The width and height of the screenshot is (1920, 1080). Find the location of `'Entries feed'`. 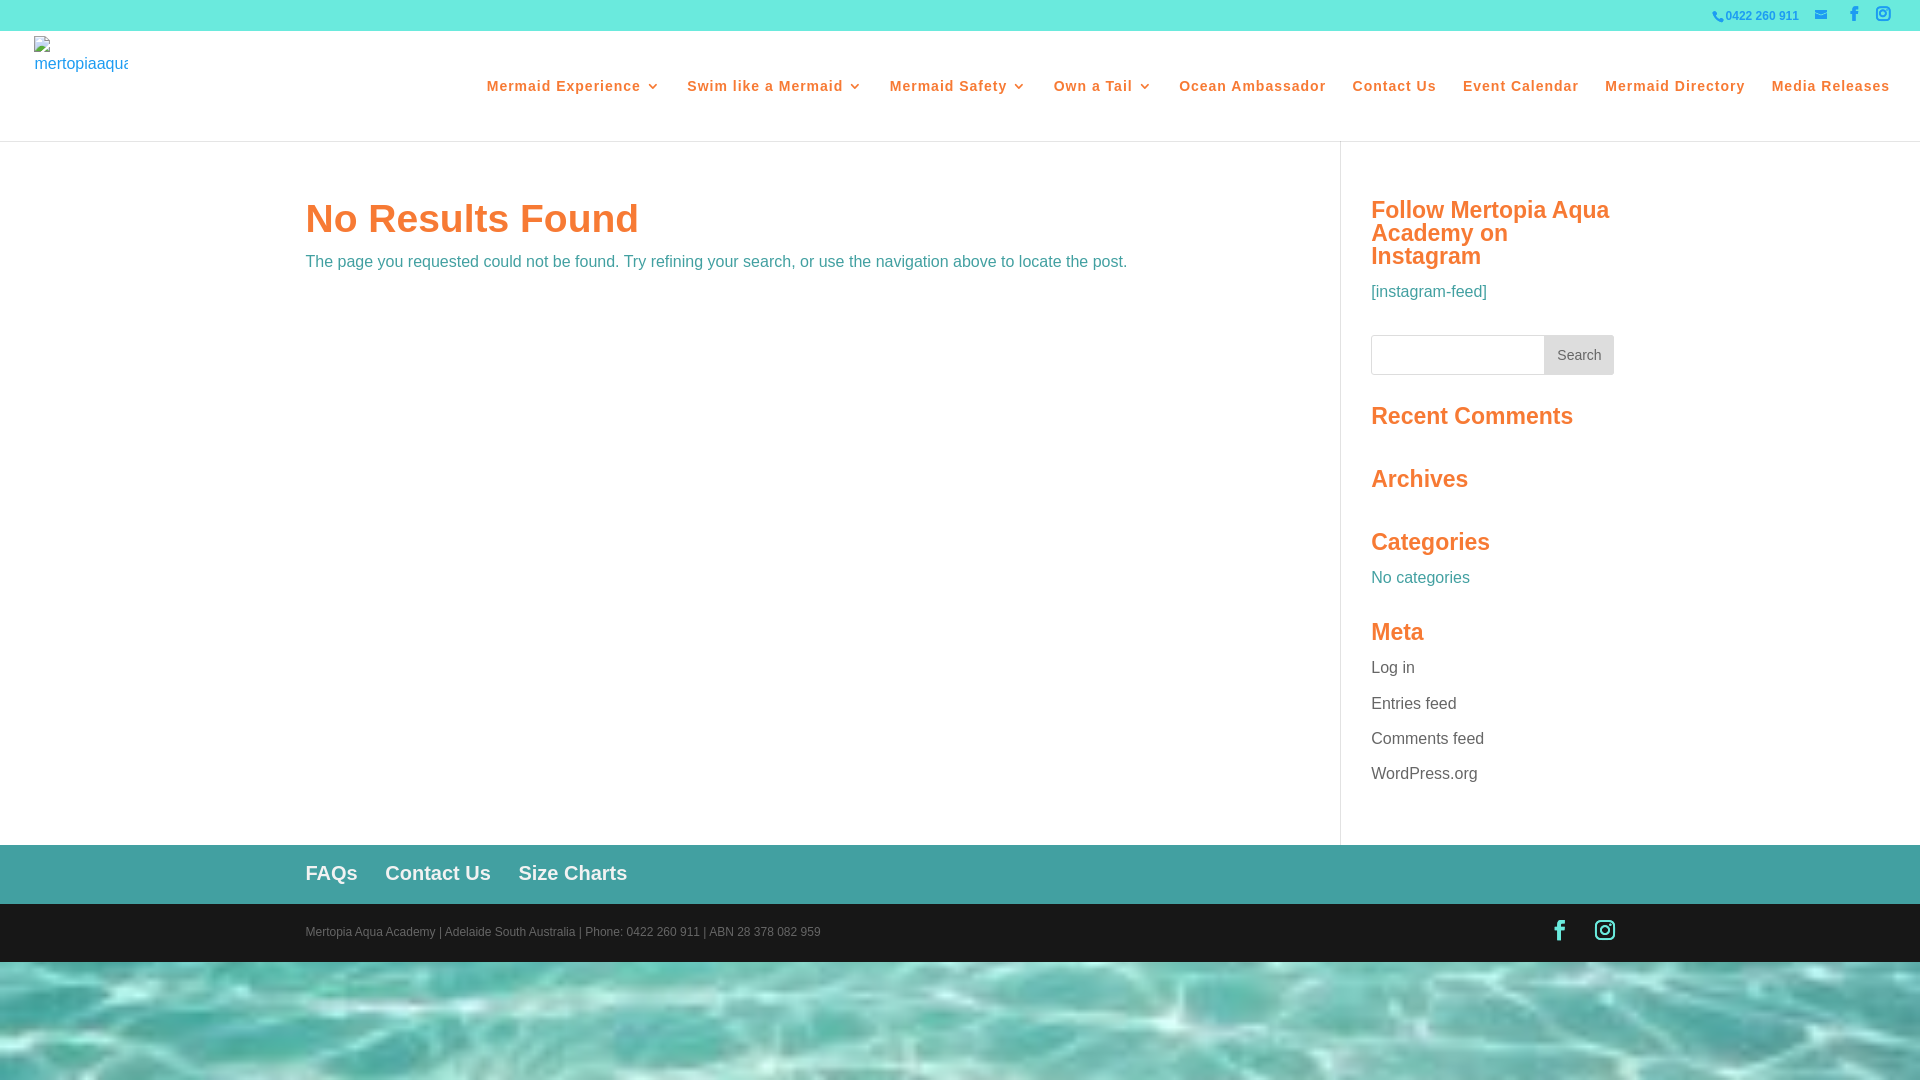

'Entries feed' is located at coordinates (1370, 702).